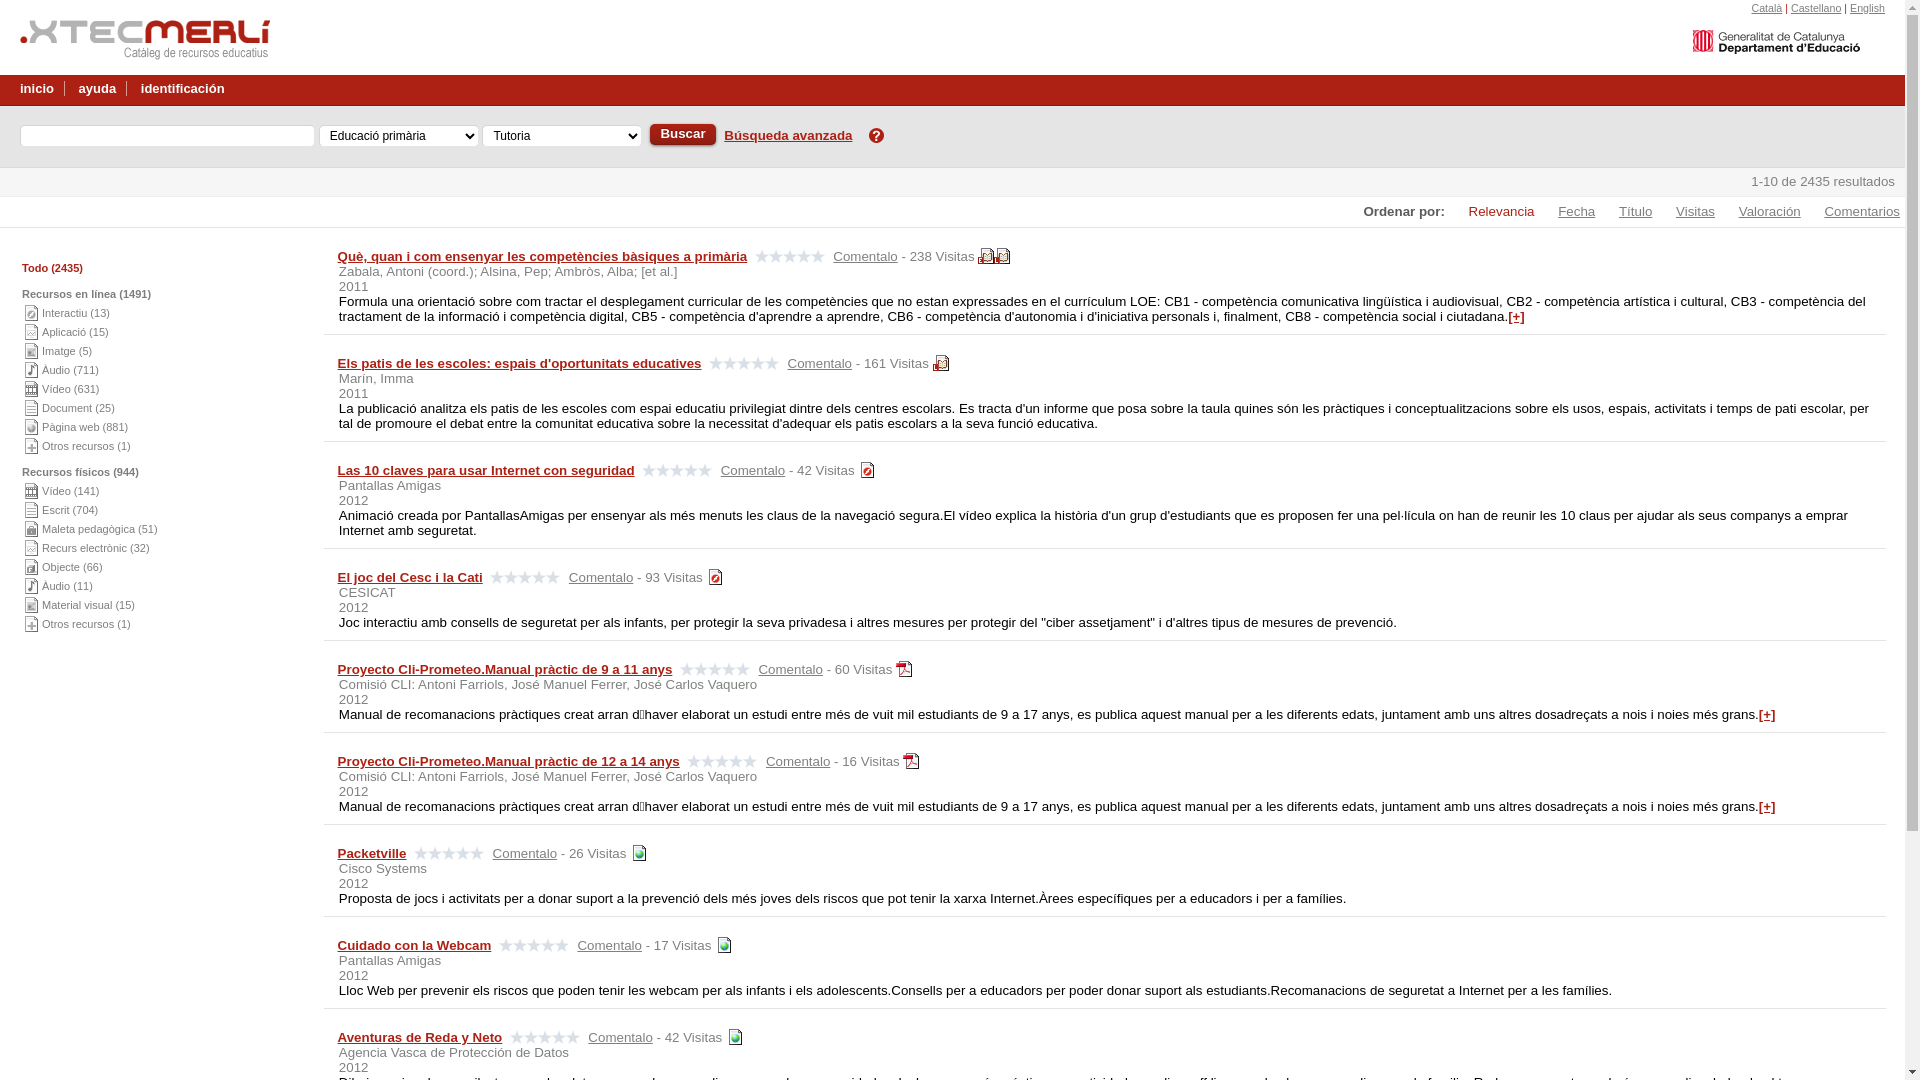 The width and height of the screenshot is (1920, 1080). What do you see at coordinates (419, 1036) in the screenshot?
I see `'Aventuras de Reda y Neto'` at bounding box center [419, 1036].